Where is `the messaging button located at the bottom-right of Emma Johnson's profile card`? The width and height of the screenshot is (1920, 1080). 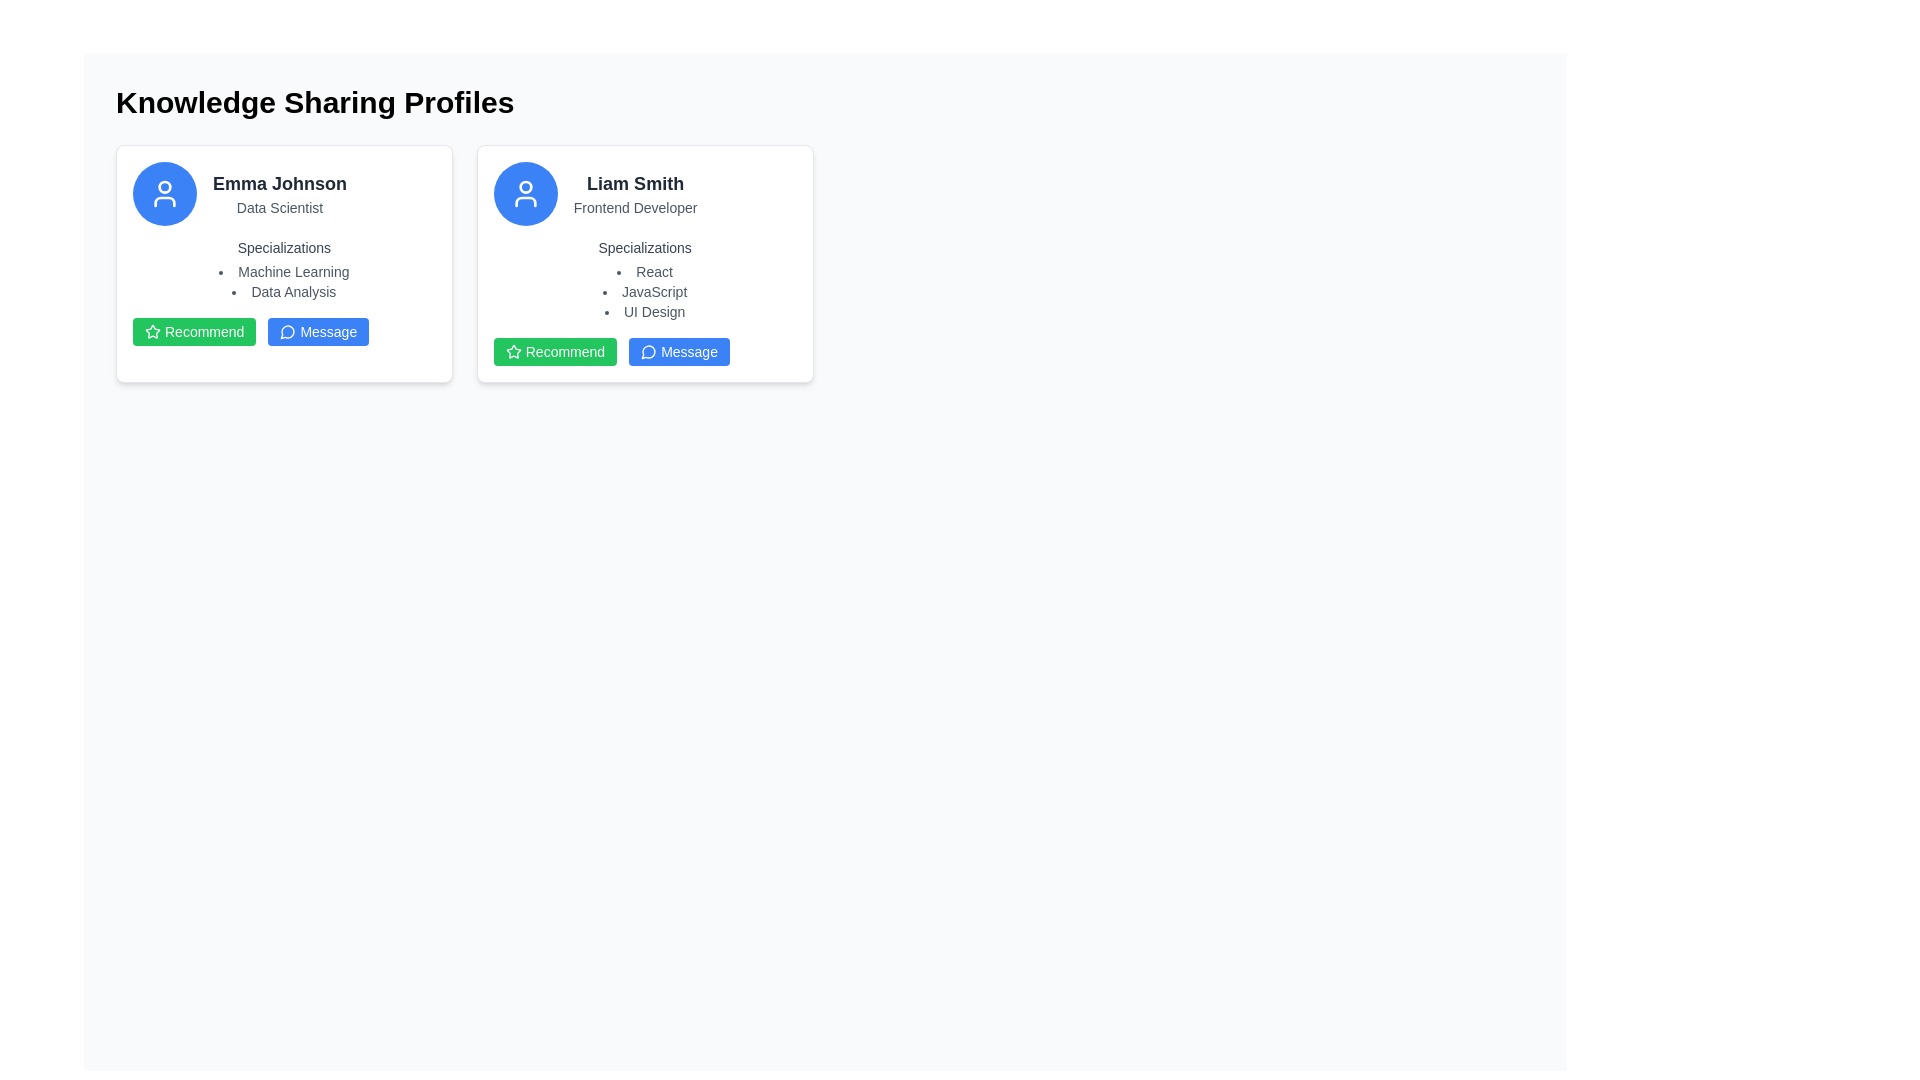 the messaging button located at the bottom-right of Emma Johnson's profile card is located at coordinates (283, 330).